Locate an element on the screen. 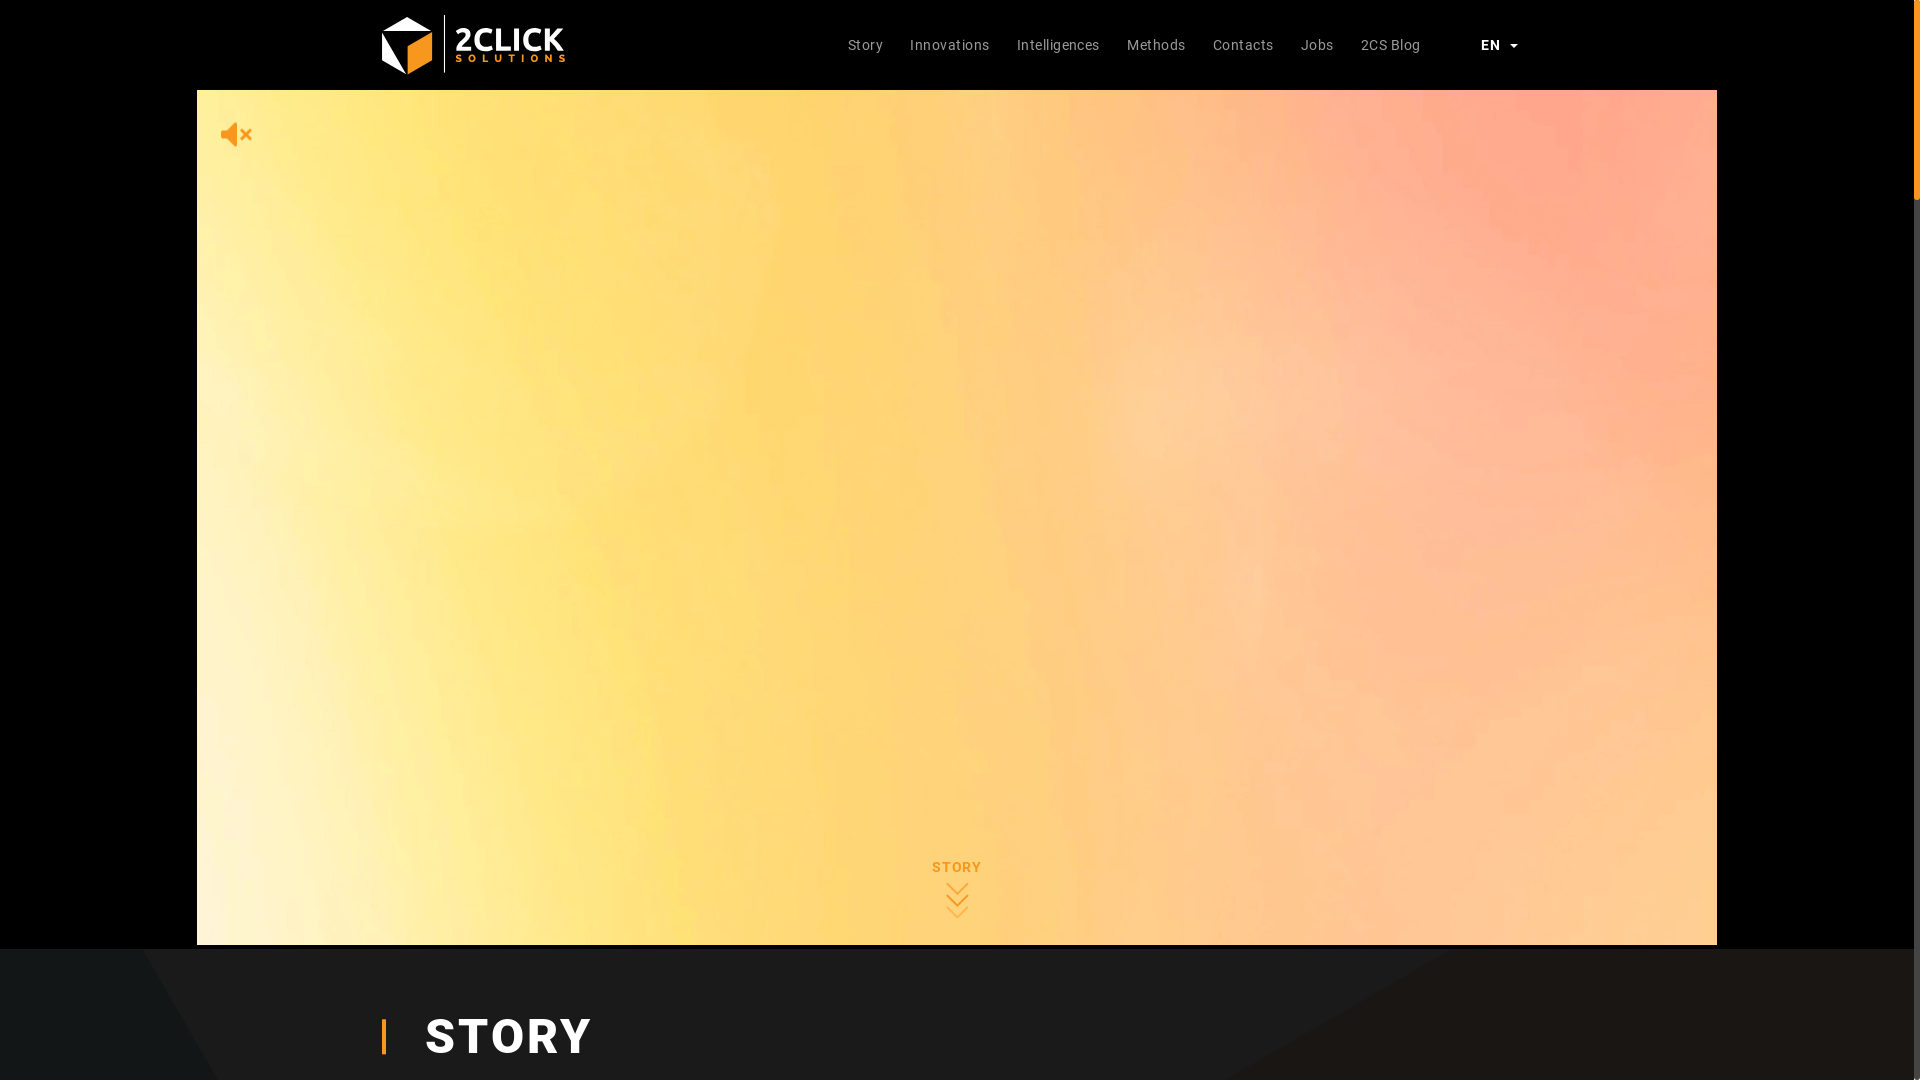  'Intelligences' is located at coordinates (1056, 44).